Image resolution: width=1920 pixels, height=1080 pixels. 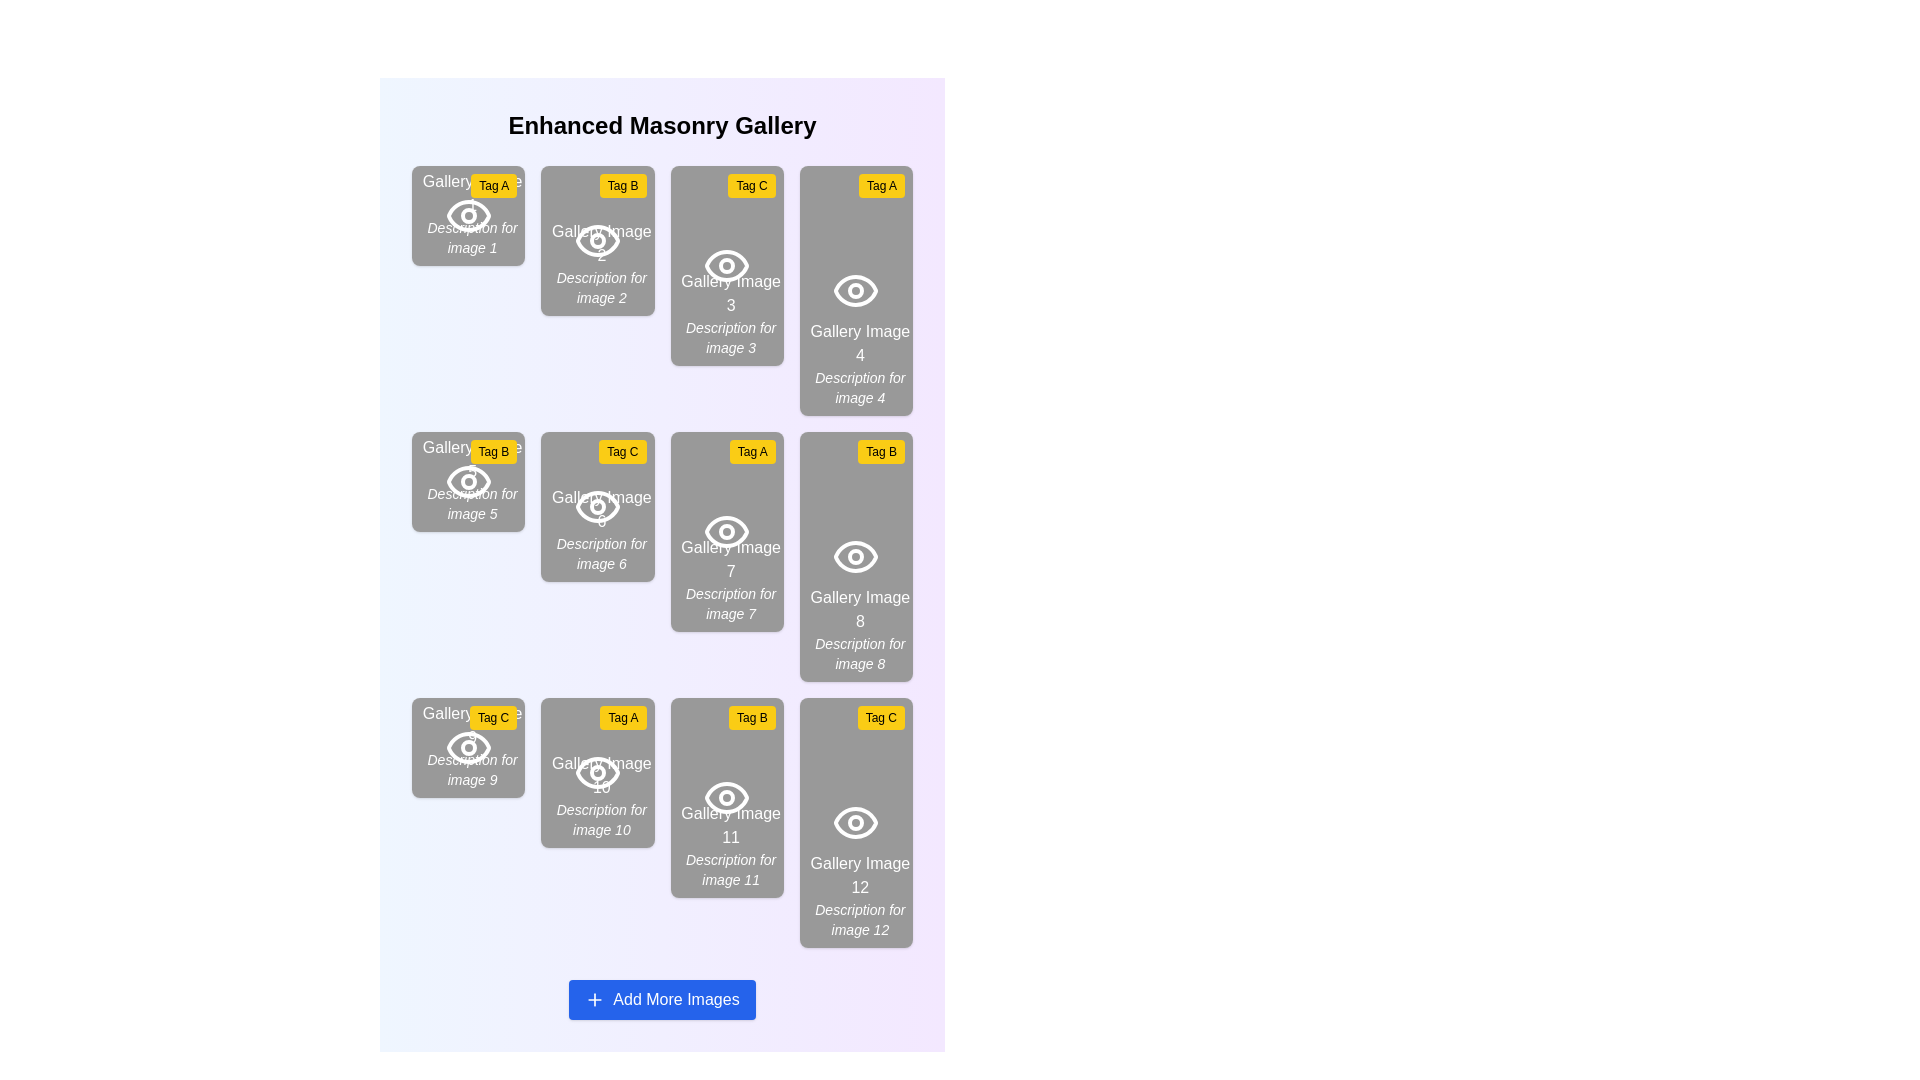 What do you see at coordinates (596, 505) in the screenshot?
I see `the eye icon positioned at the center of the card labeled 'Gallery Image 6' with the description 'Description for image 6'` at bounding box center [596, 505].